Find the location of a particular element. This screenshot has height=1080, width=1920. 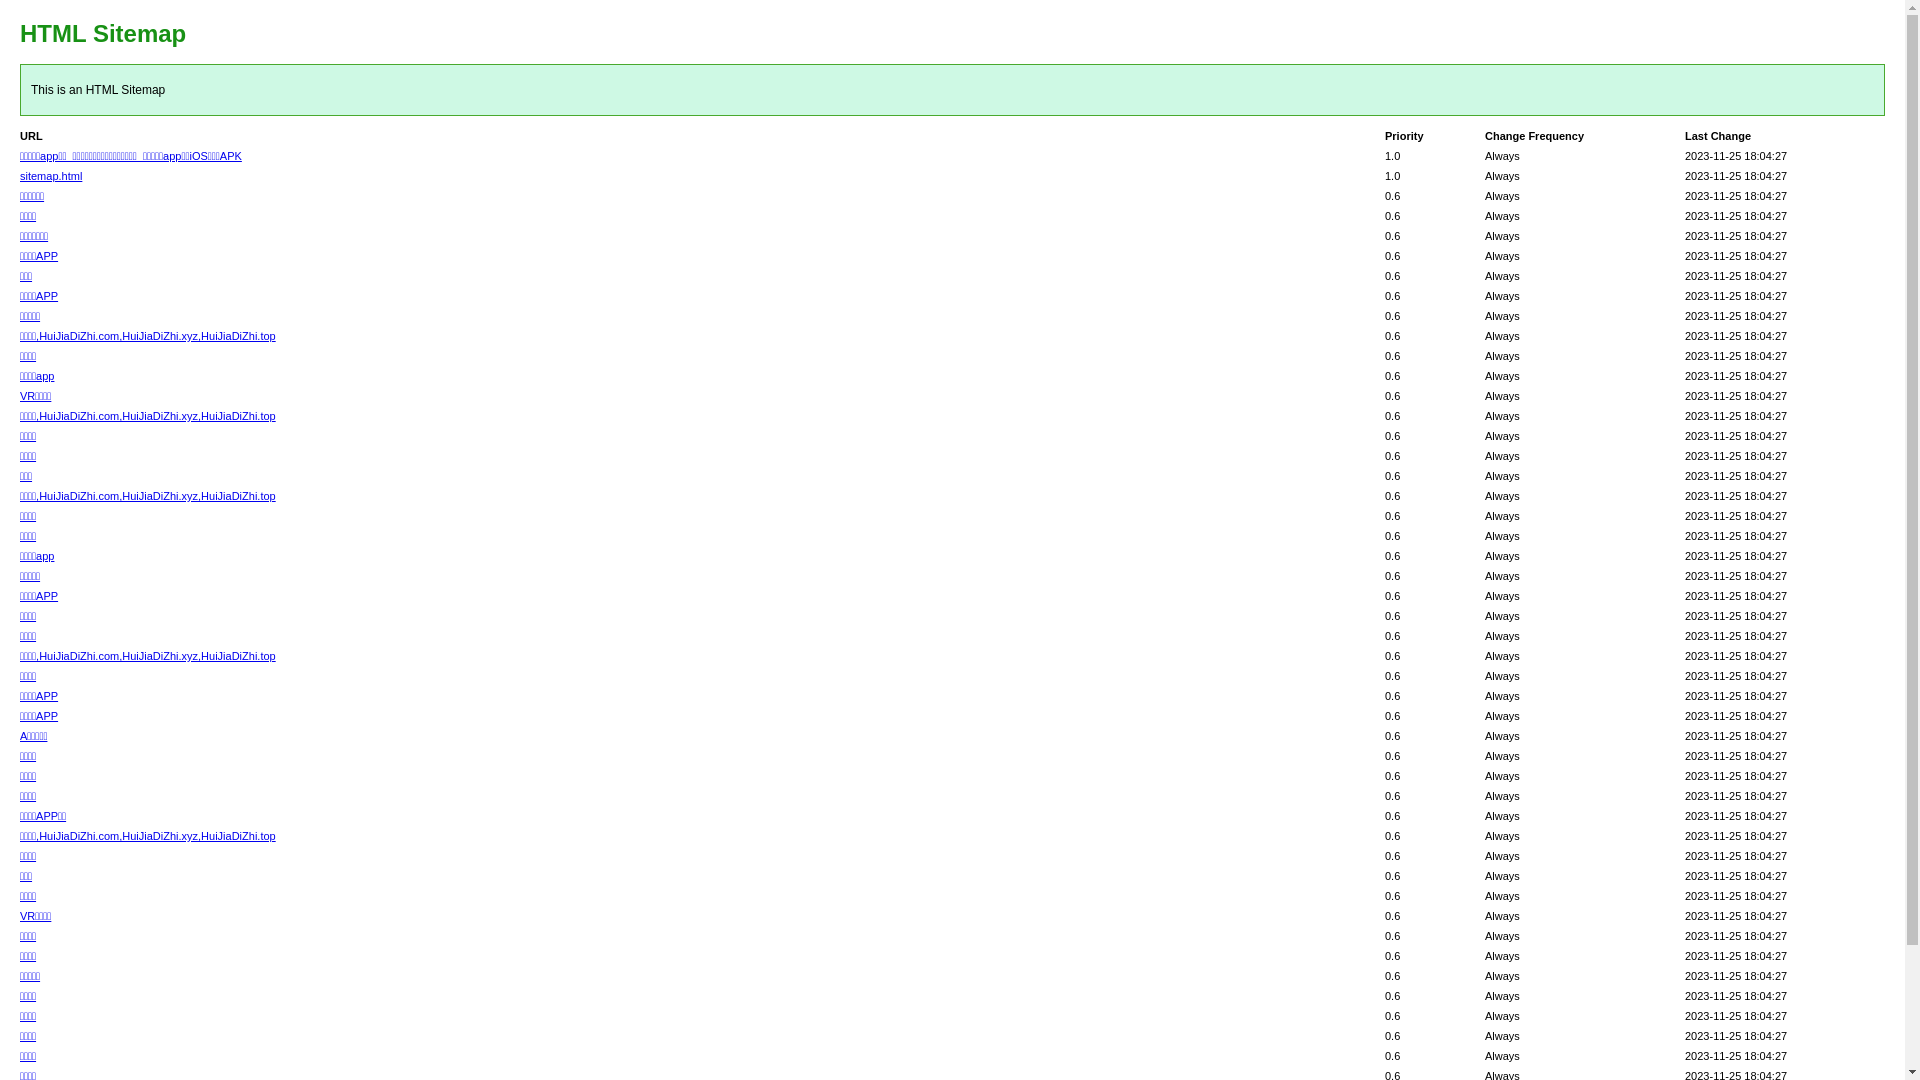

'sitemap.html' is located at coordinates (51, 175).